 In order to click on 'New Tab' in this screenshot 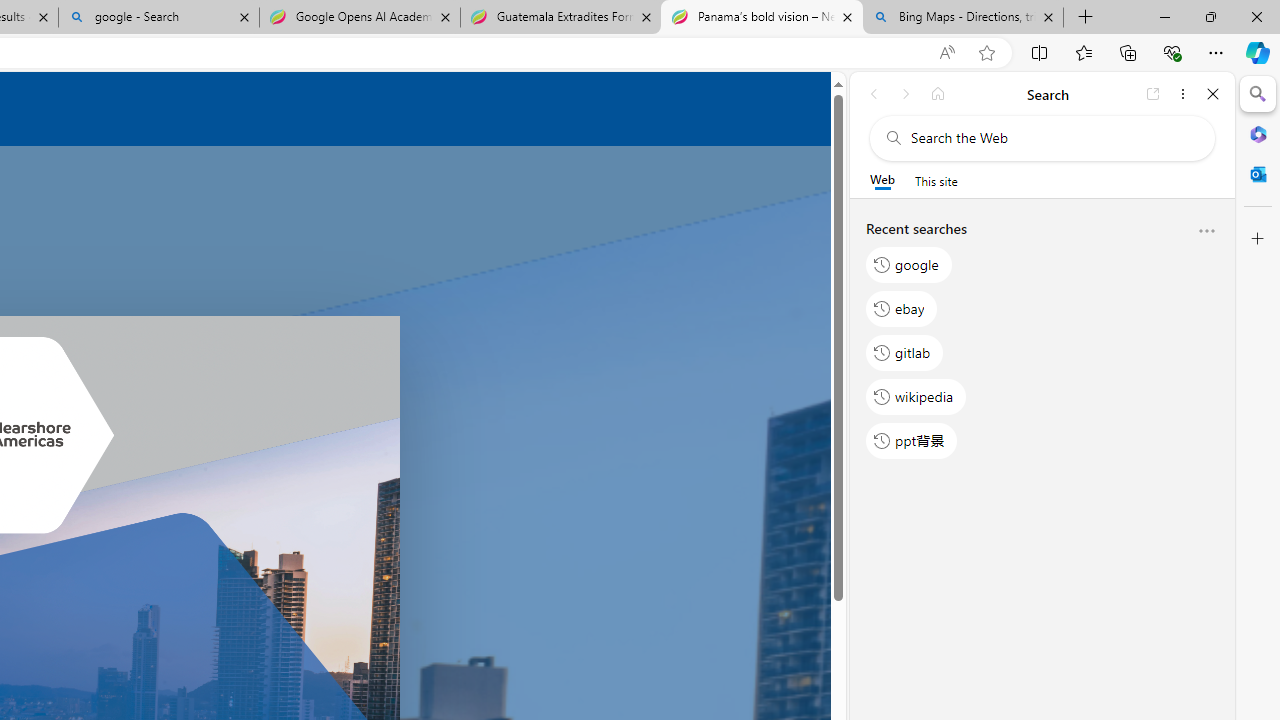, I will do `click(1085, 17)`.